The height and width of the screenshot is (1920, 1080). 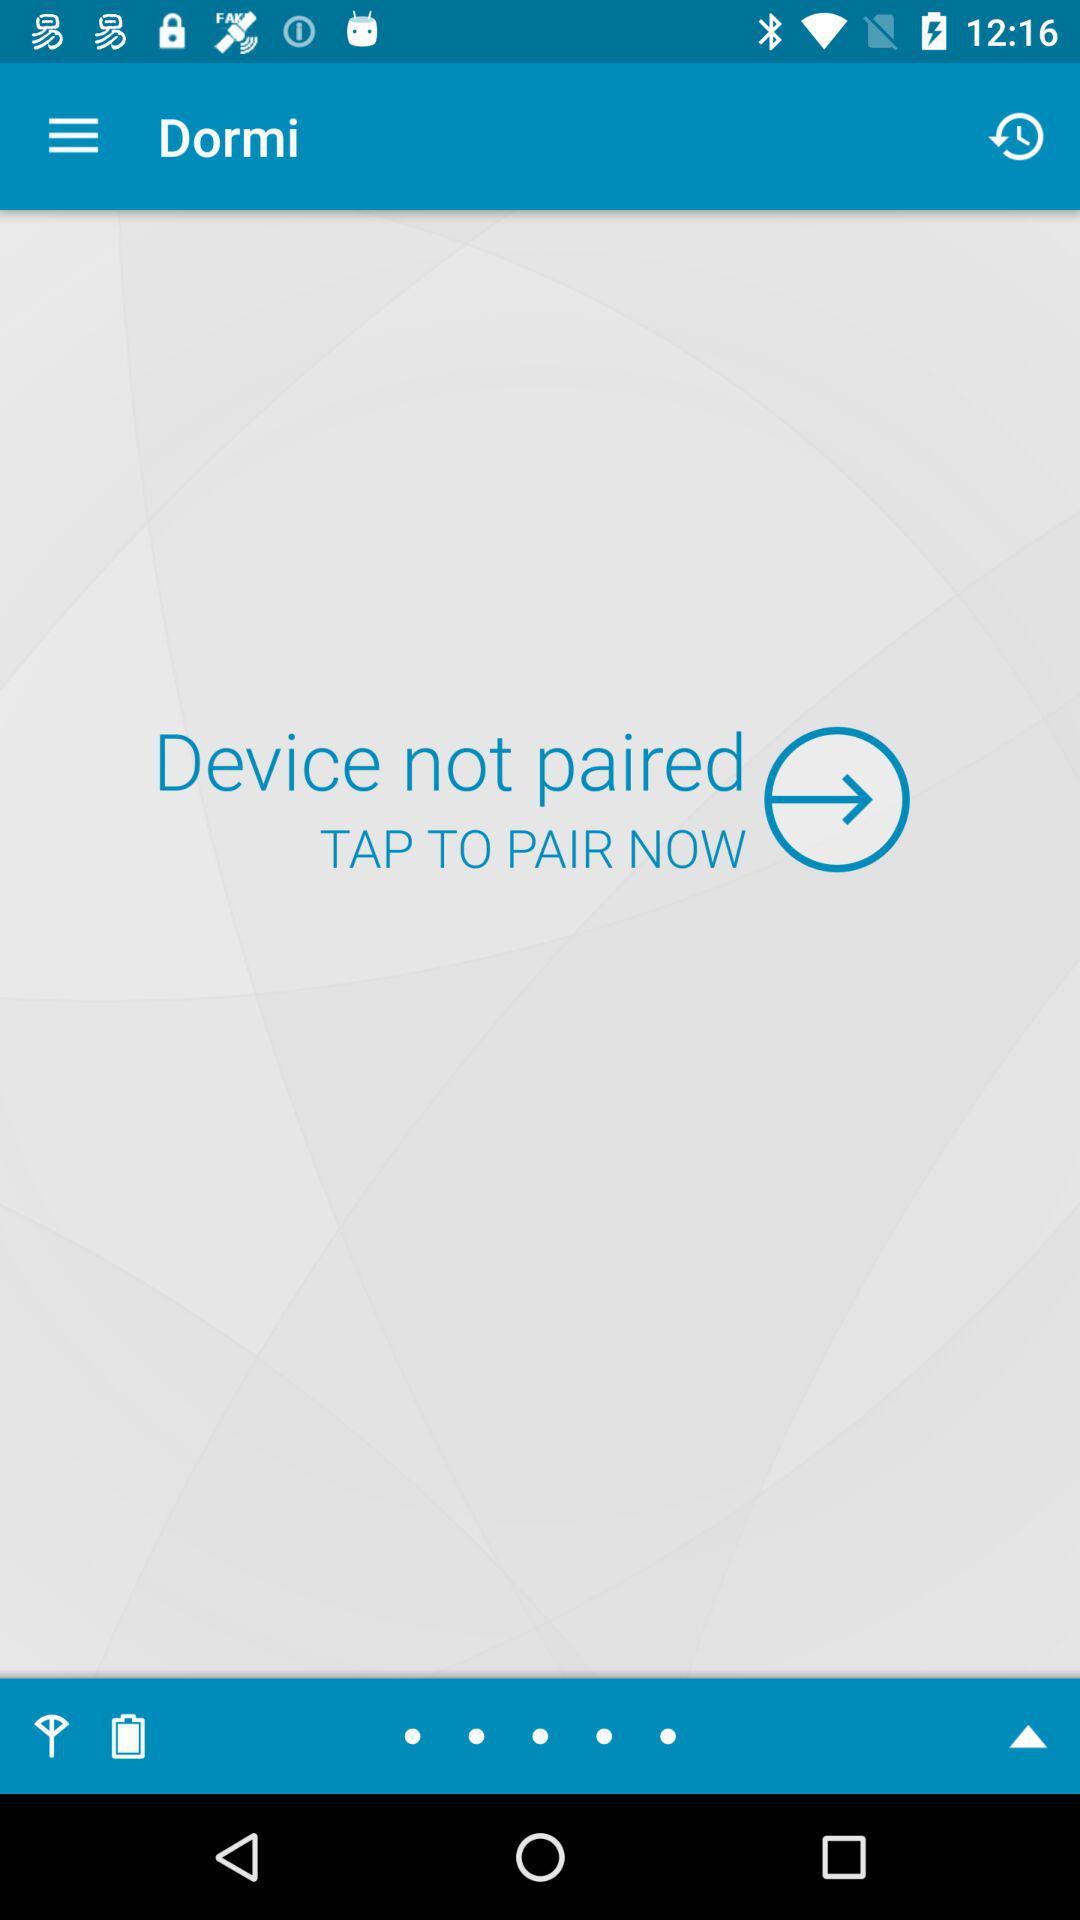 I want to click on the icon next to the dormi app, so click(x=72, y=135).